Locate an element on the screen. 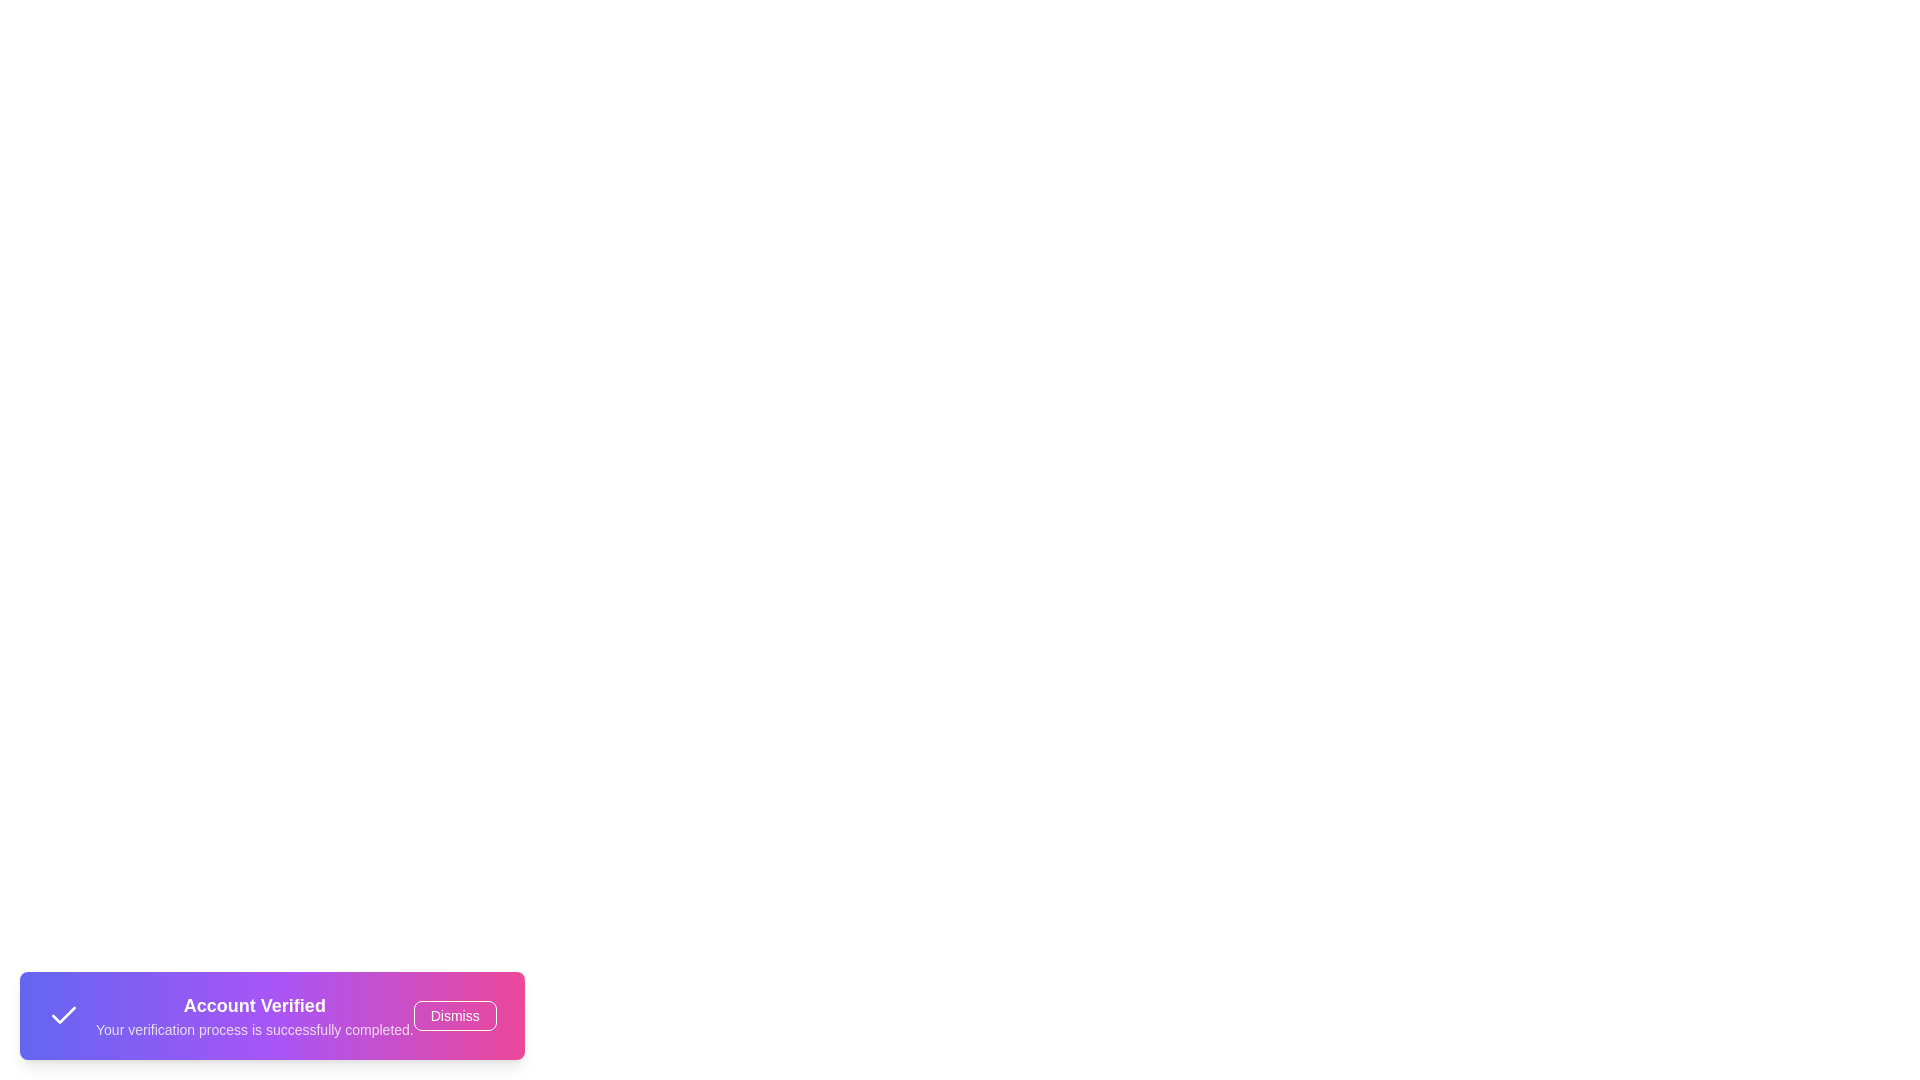 Image resolution: width=1920 pixels, height=1080 pixels. the 'Dismiss' button to close the snackbar is located at coordinates (454, 1015).